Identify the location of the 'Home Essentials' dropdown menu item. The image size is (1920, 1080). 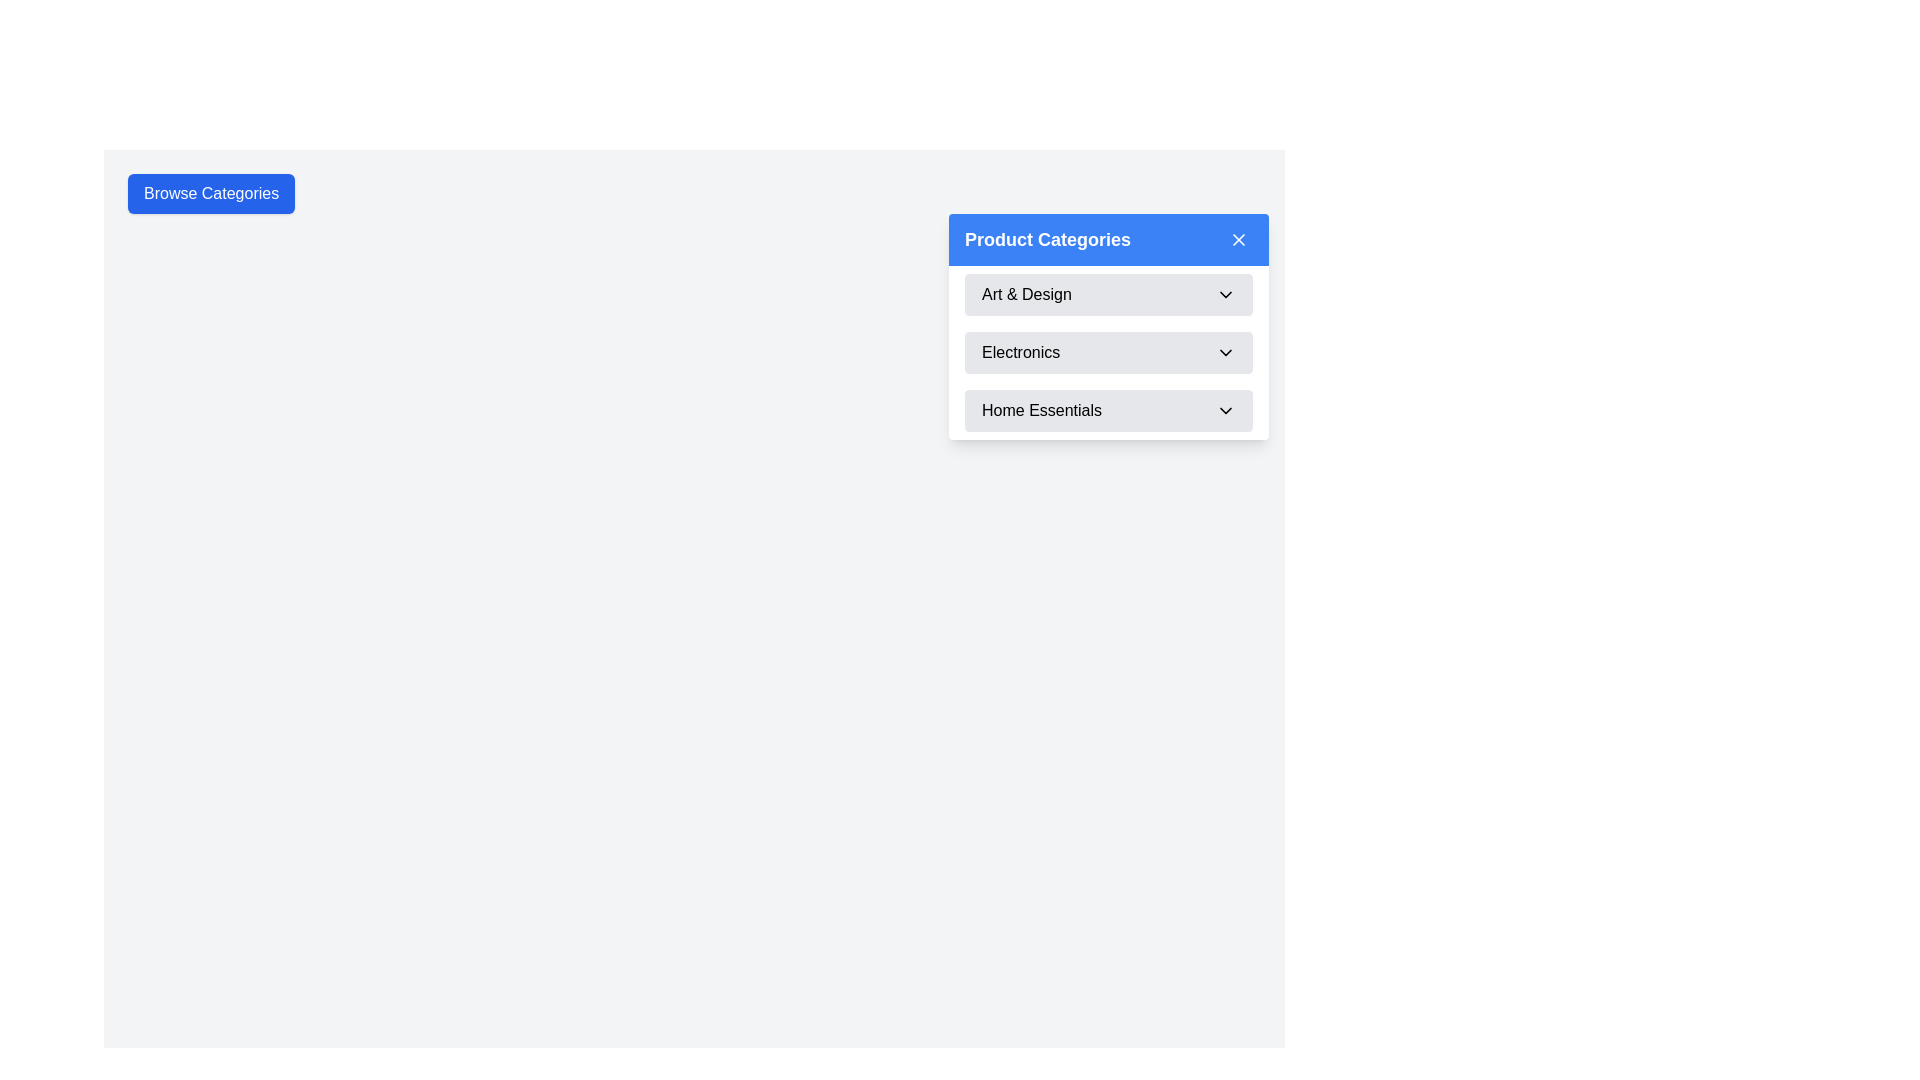
(1107, 410).